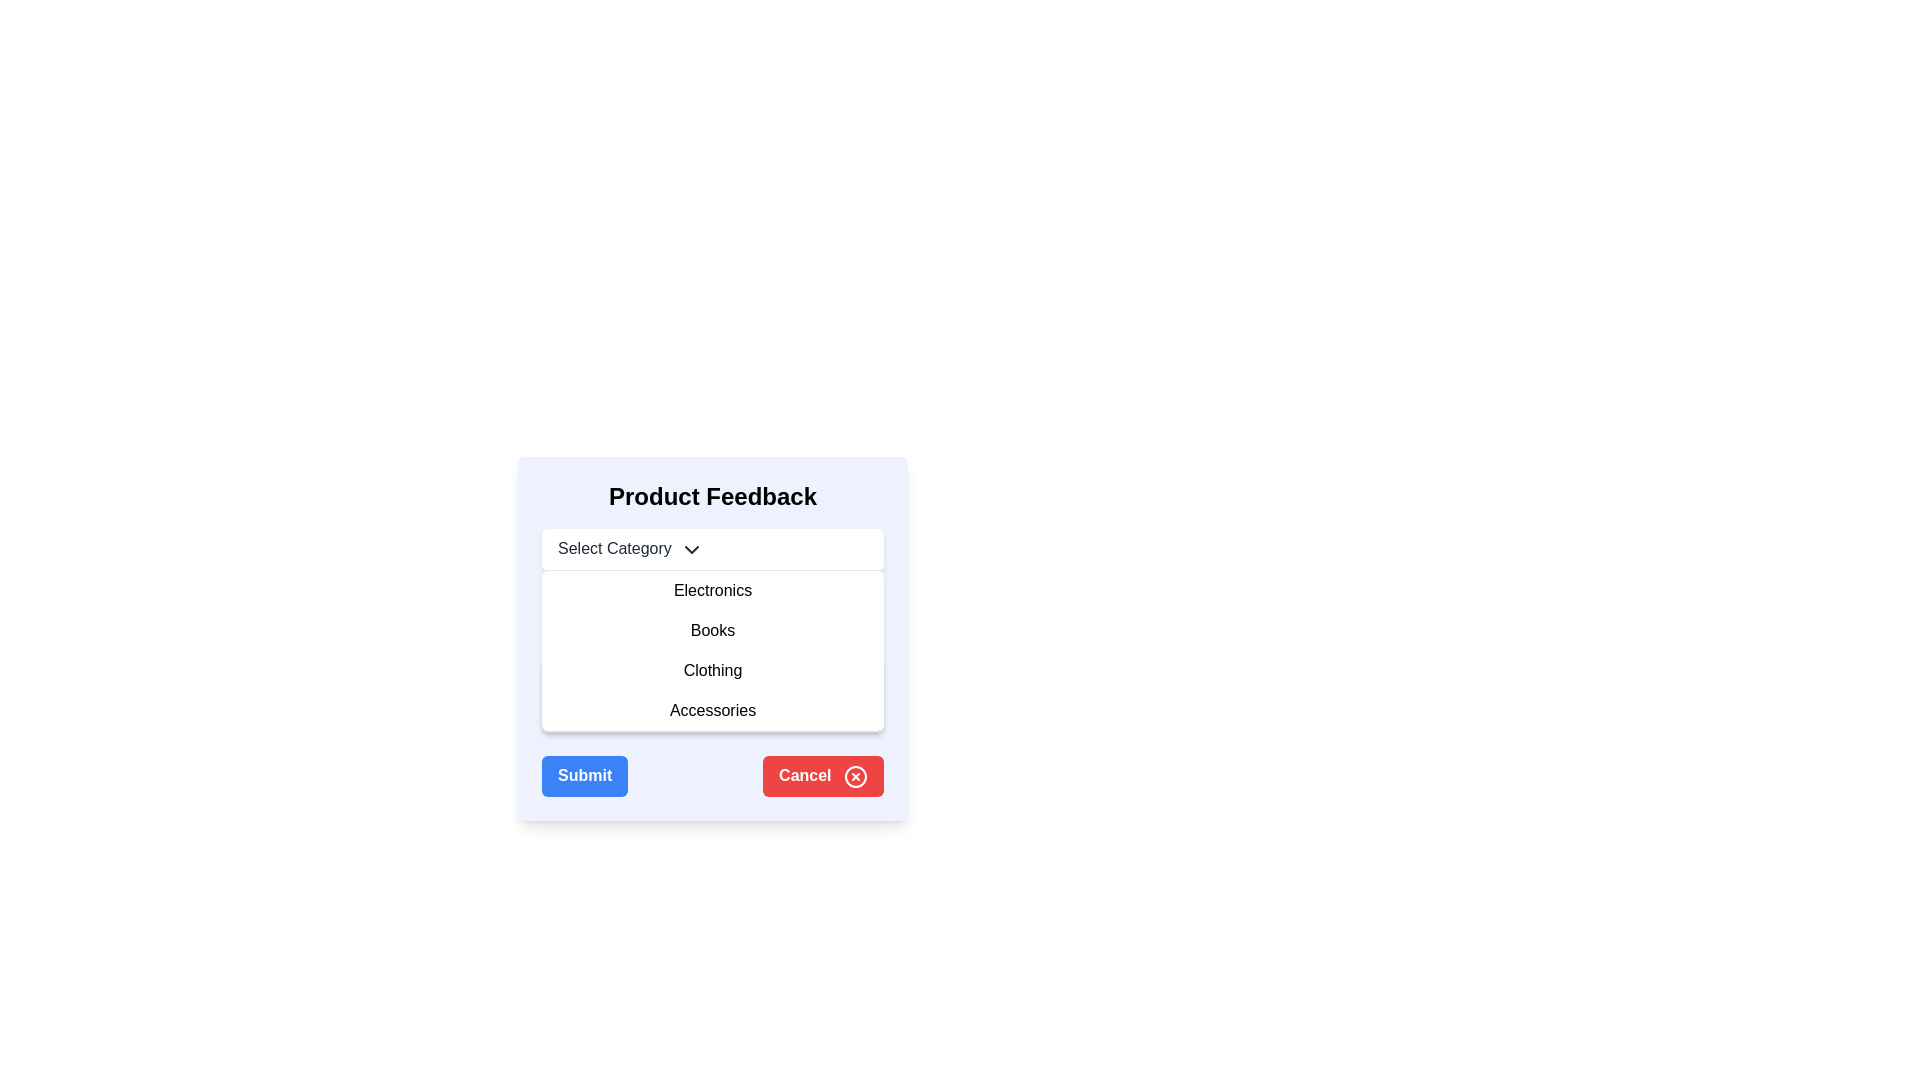 Image resolution: width=1920 pixels, height=1080 pixels. I want to click on the 'Books' option in the dropdown menu, so click(713, 628).